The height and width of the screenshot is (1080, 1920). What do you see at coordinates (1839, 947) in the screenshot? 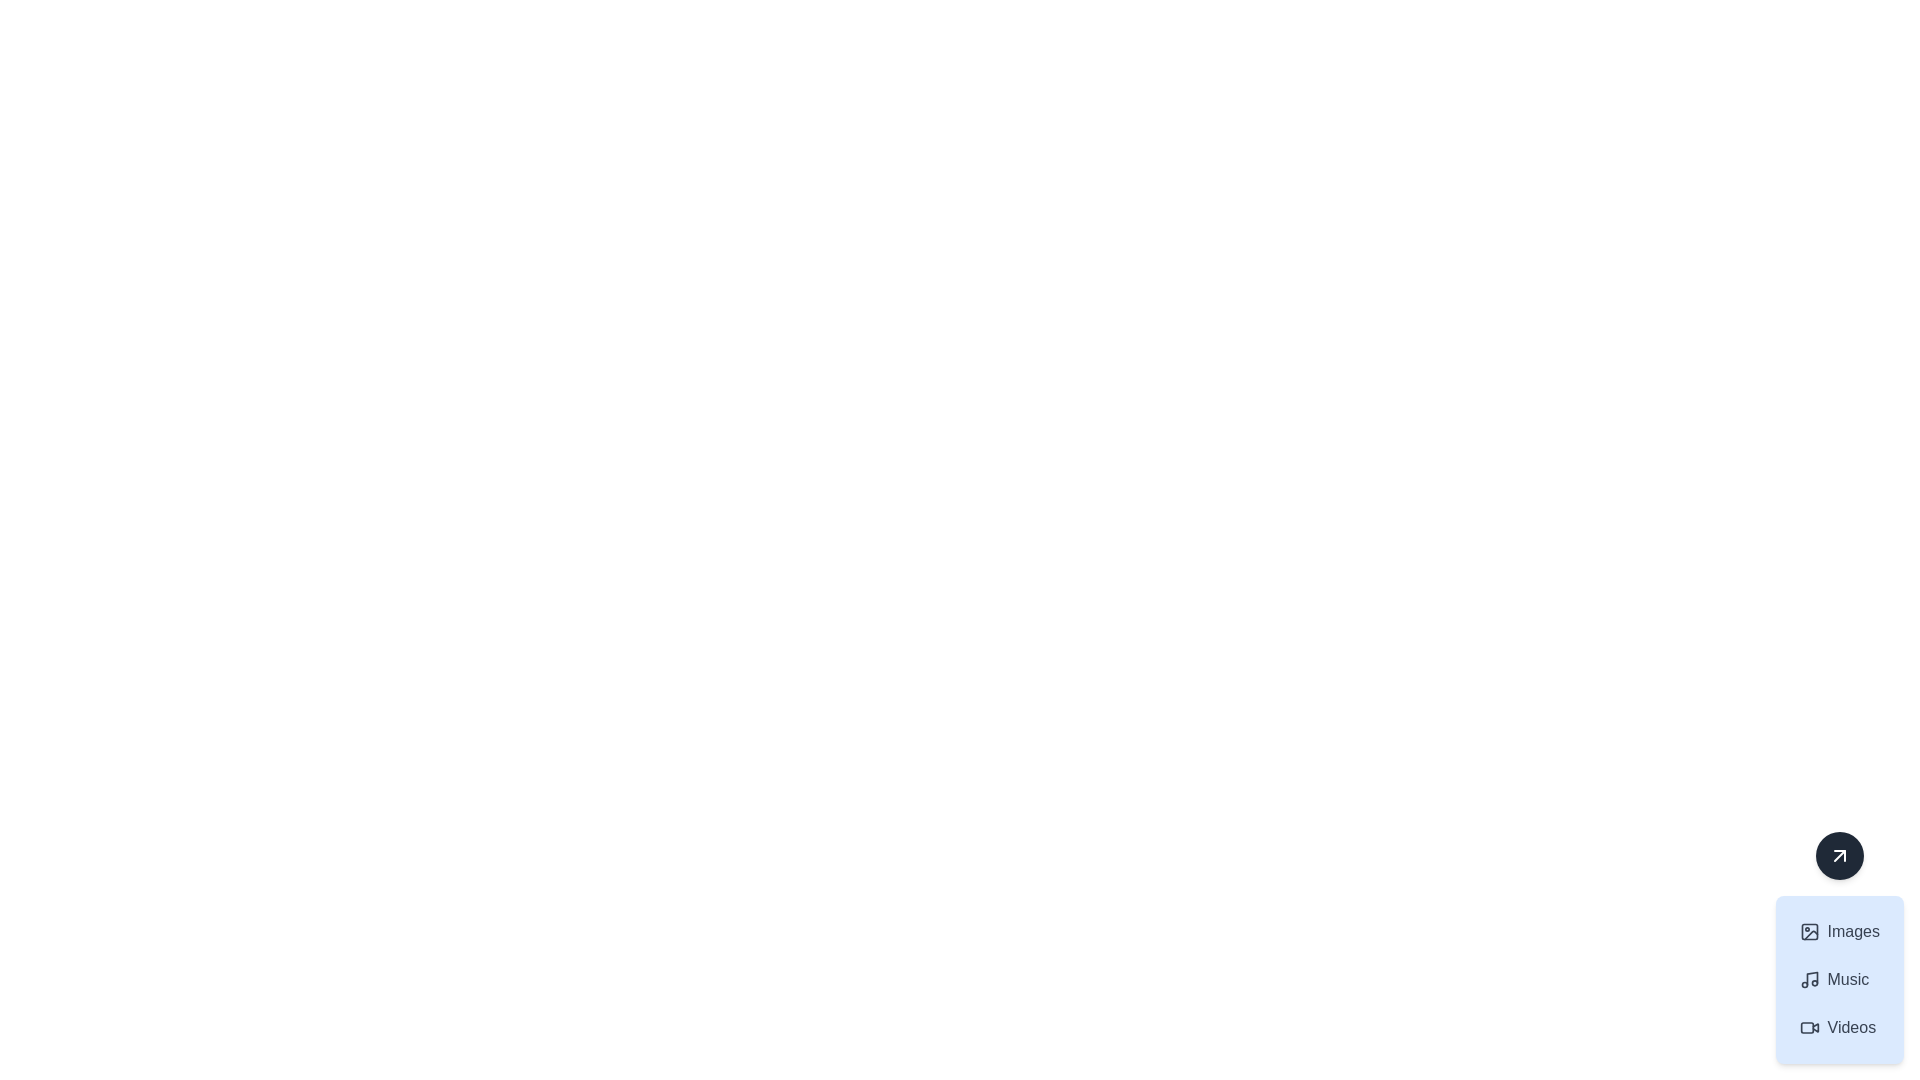
I see `the 'Images' button, which is the first entry in a vertical list with a light blue background and contains a picture frame icon on the left` at bounding box center [1839, 947].